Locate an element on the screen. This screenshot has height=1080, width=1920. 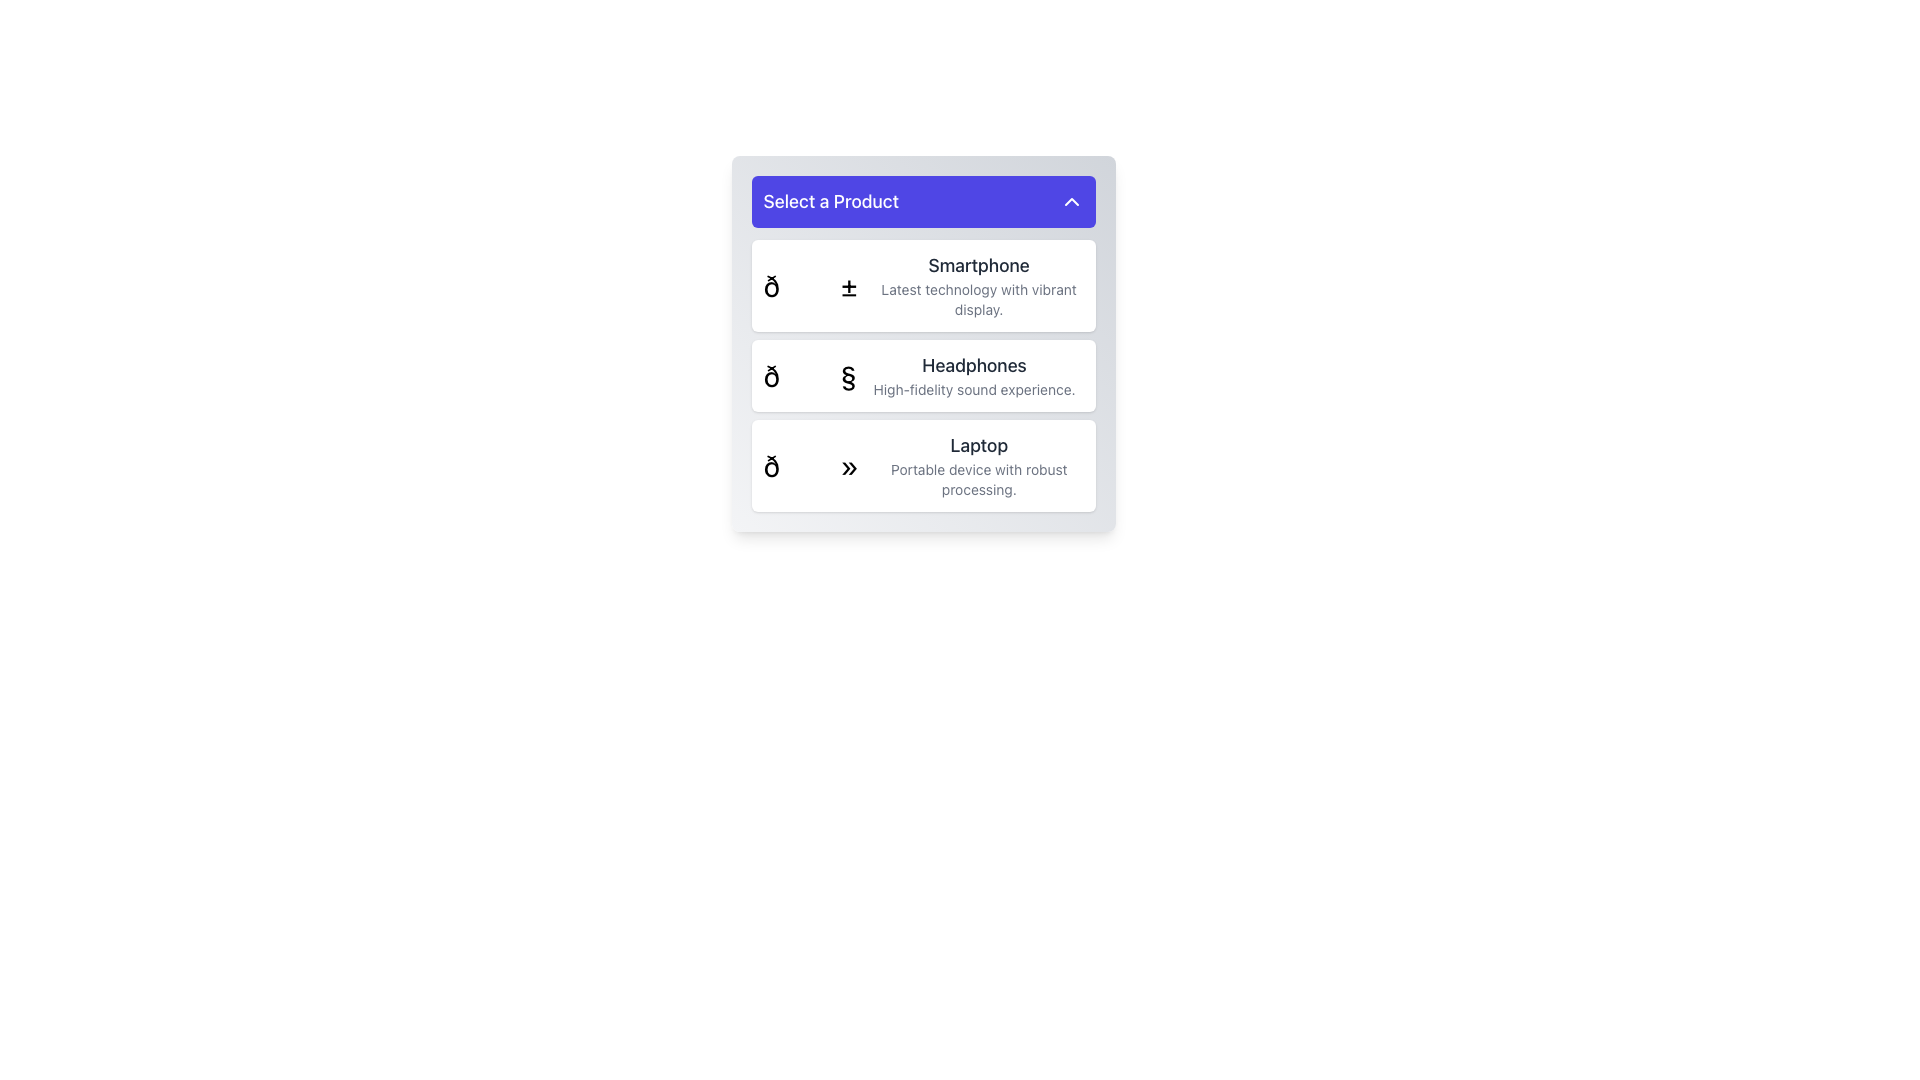
the text label 'Laptop' in the selectable list, which is the third entry between 'Headphones' and 'Tablet' is located at coordinates (979, 466).